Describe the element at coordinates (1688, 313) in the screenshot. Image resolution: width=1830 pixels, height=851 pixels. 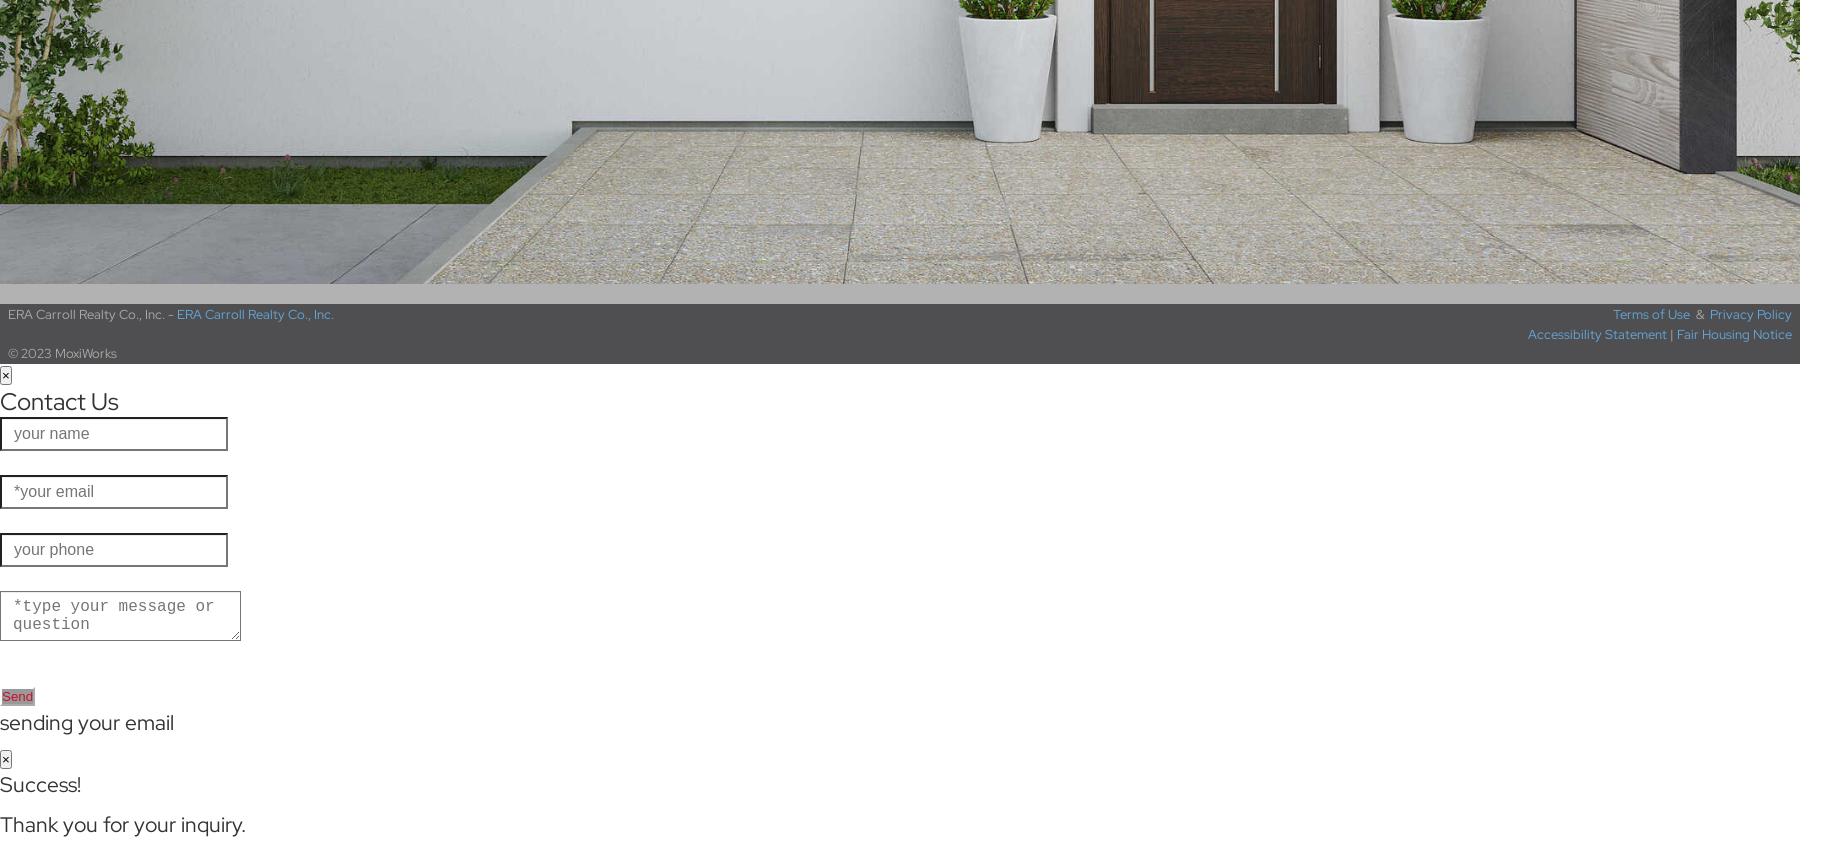
I see `'&'` at that location.